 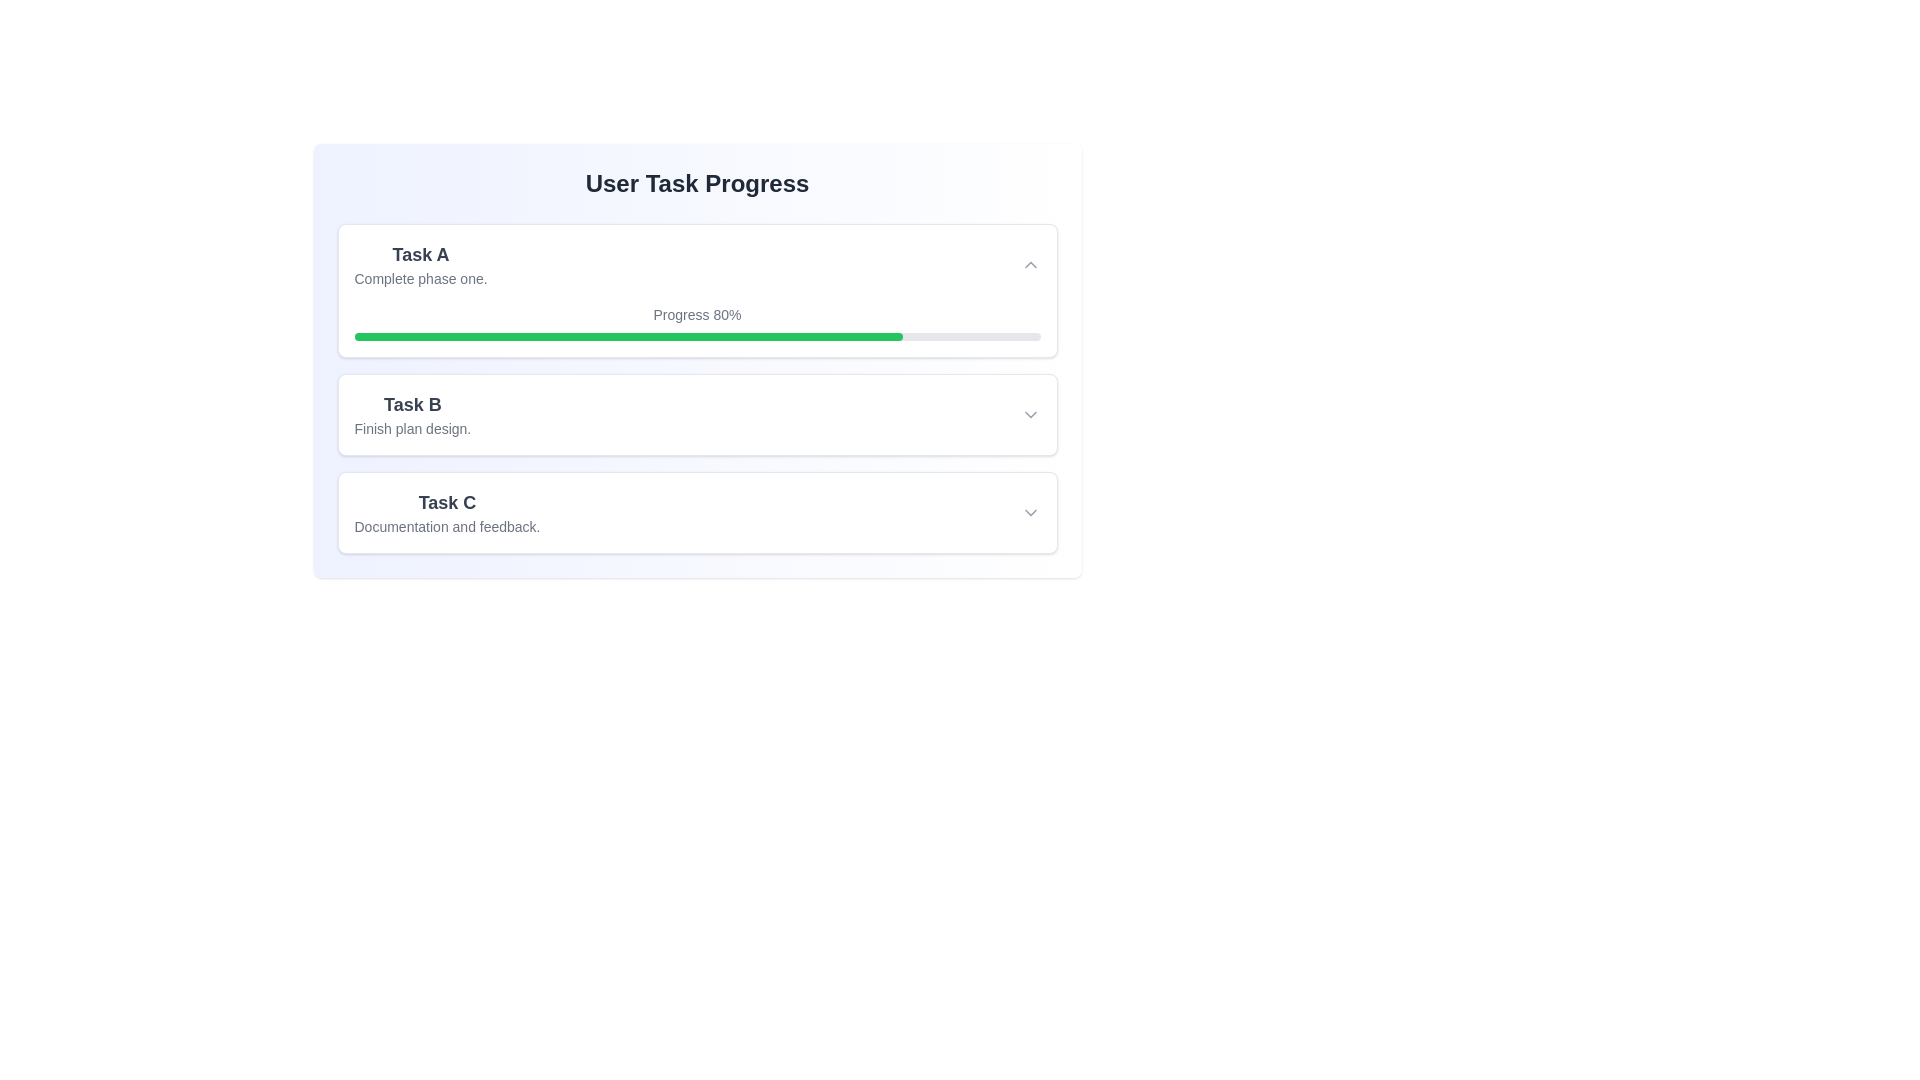 I want to click on the text label that indicates the progress percentage, located above the green progress bar in the center of the 'Task A' panel, so click(x=697, y=315).